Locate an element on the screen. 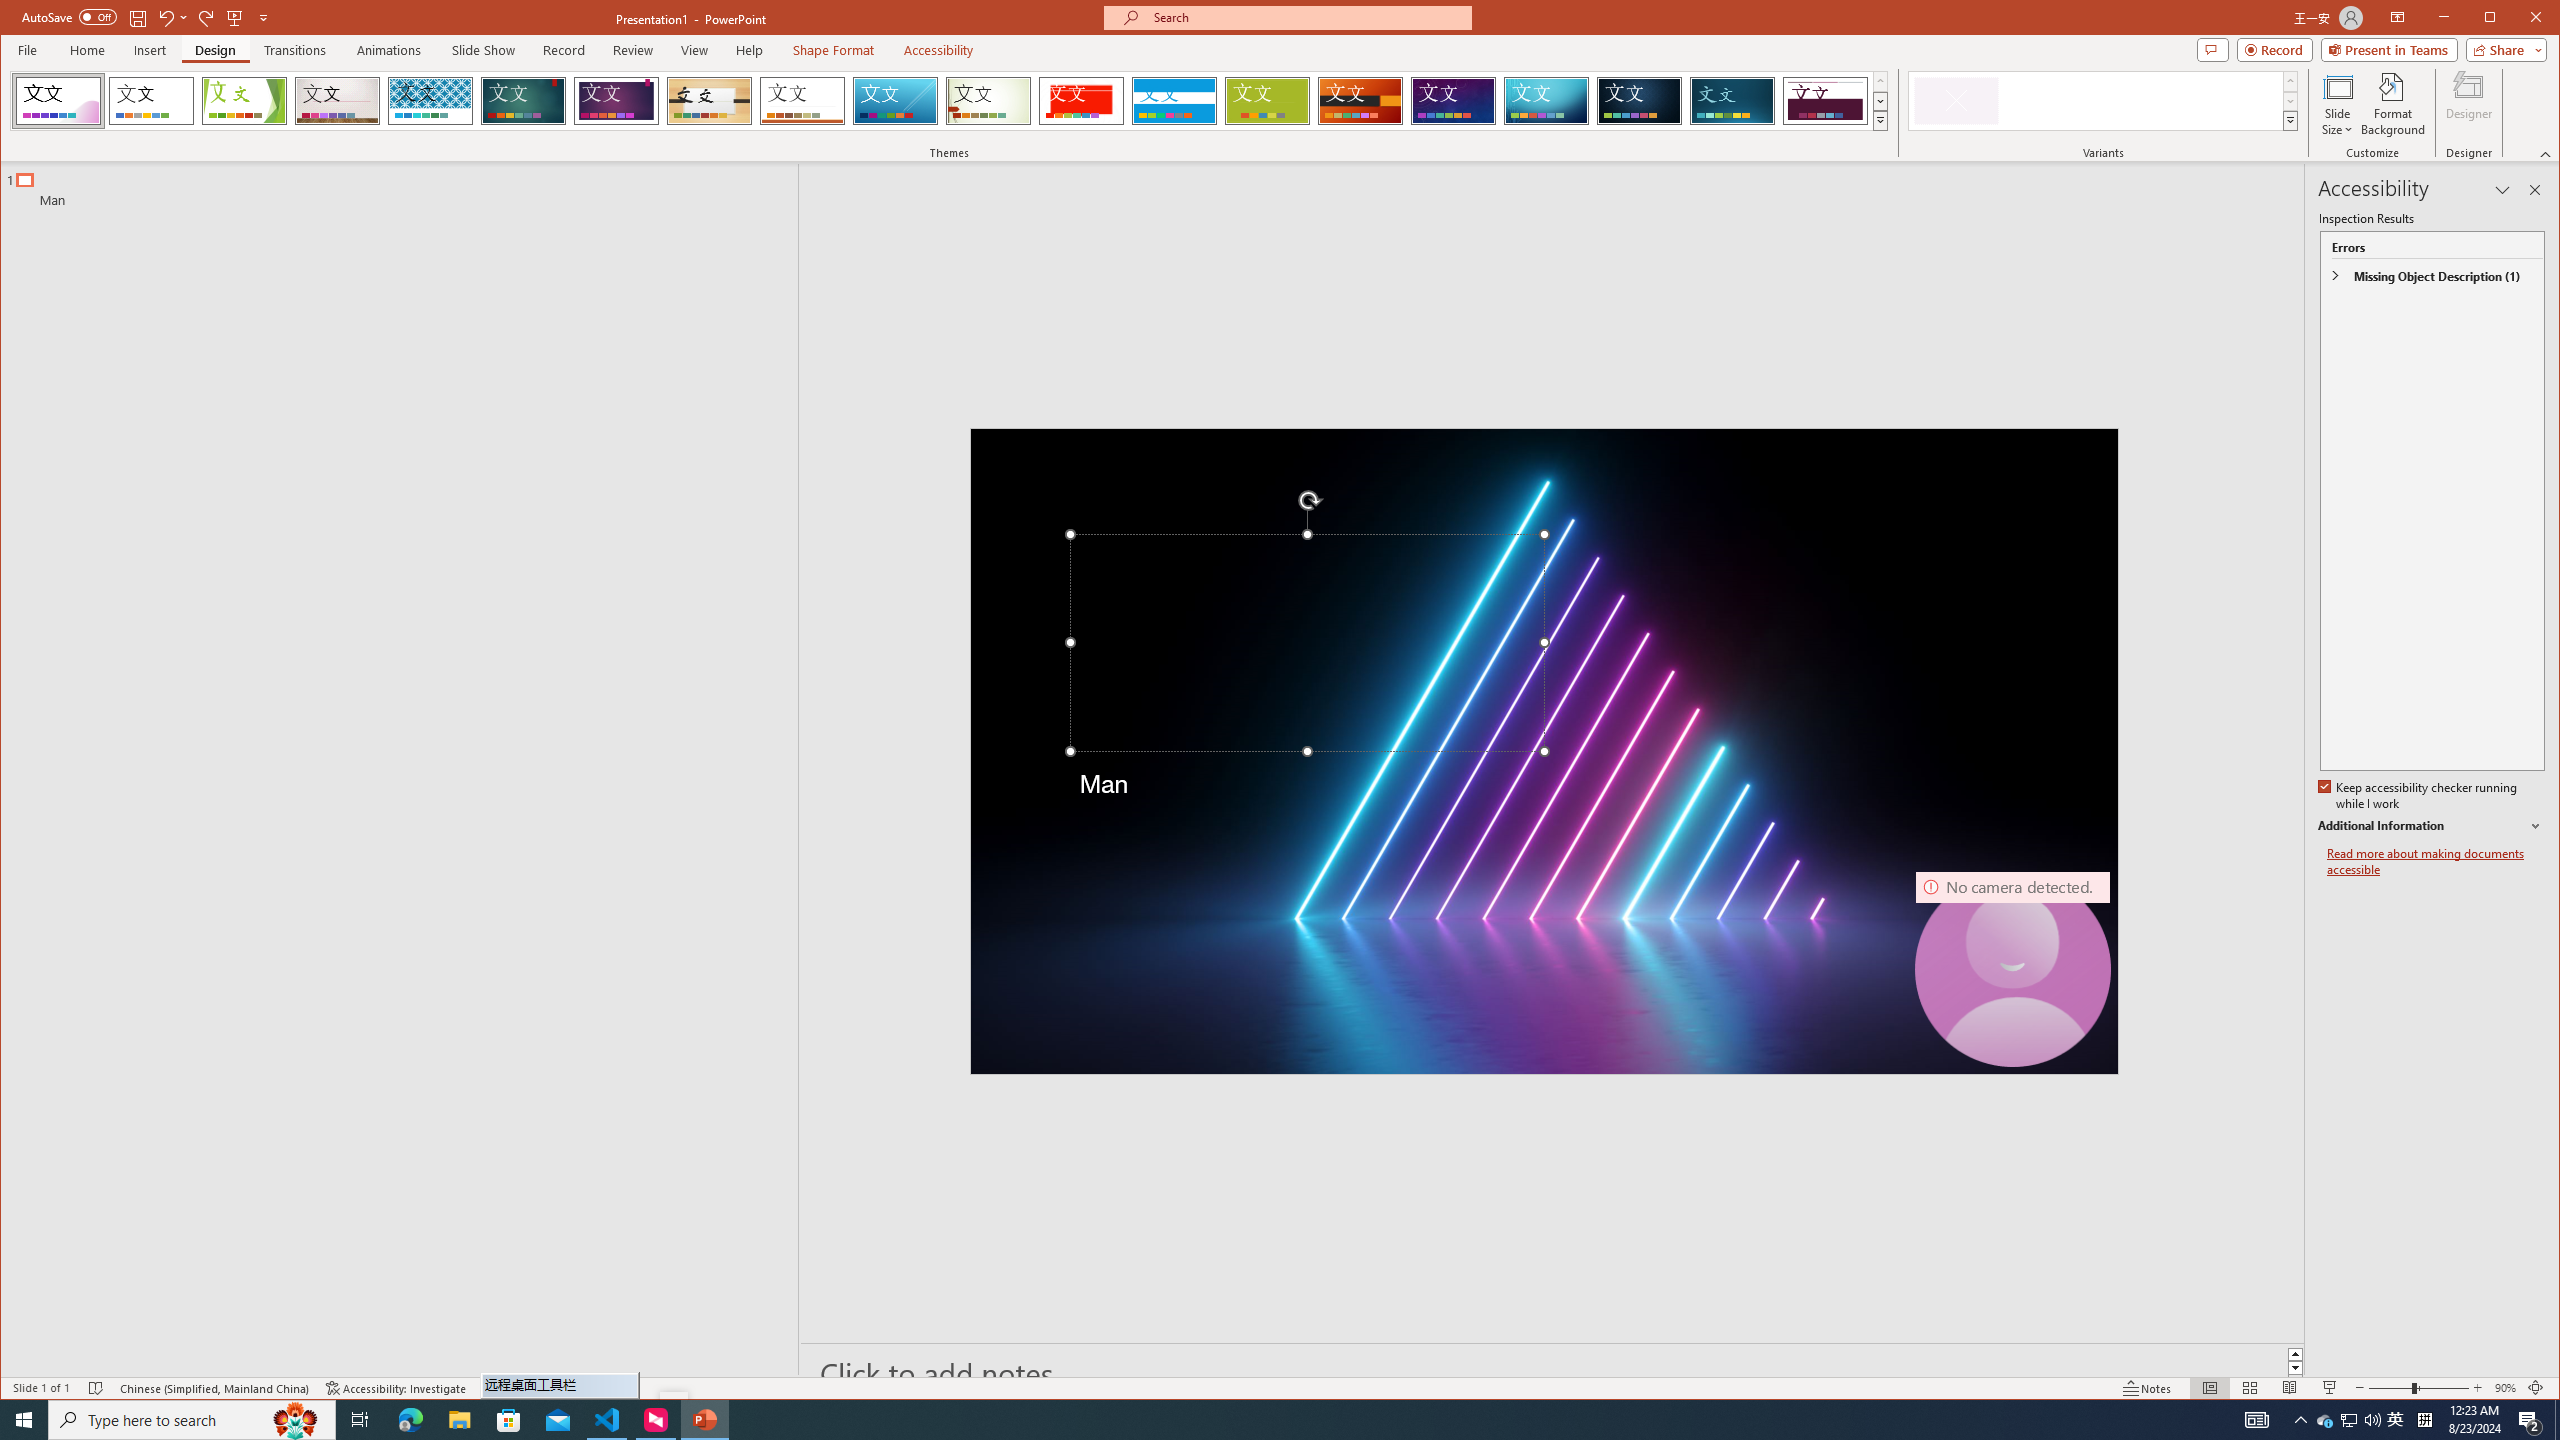 The height and width of the screenshot is (1440, 2560). 'Camera 7, No camera detected.' is located at coordinates (2013, 968).